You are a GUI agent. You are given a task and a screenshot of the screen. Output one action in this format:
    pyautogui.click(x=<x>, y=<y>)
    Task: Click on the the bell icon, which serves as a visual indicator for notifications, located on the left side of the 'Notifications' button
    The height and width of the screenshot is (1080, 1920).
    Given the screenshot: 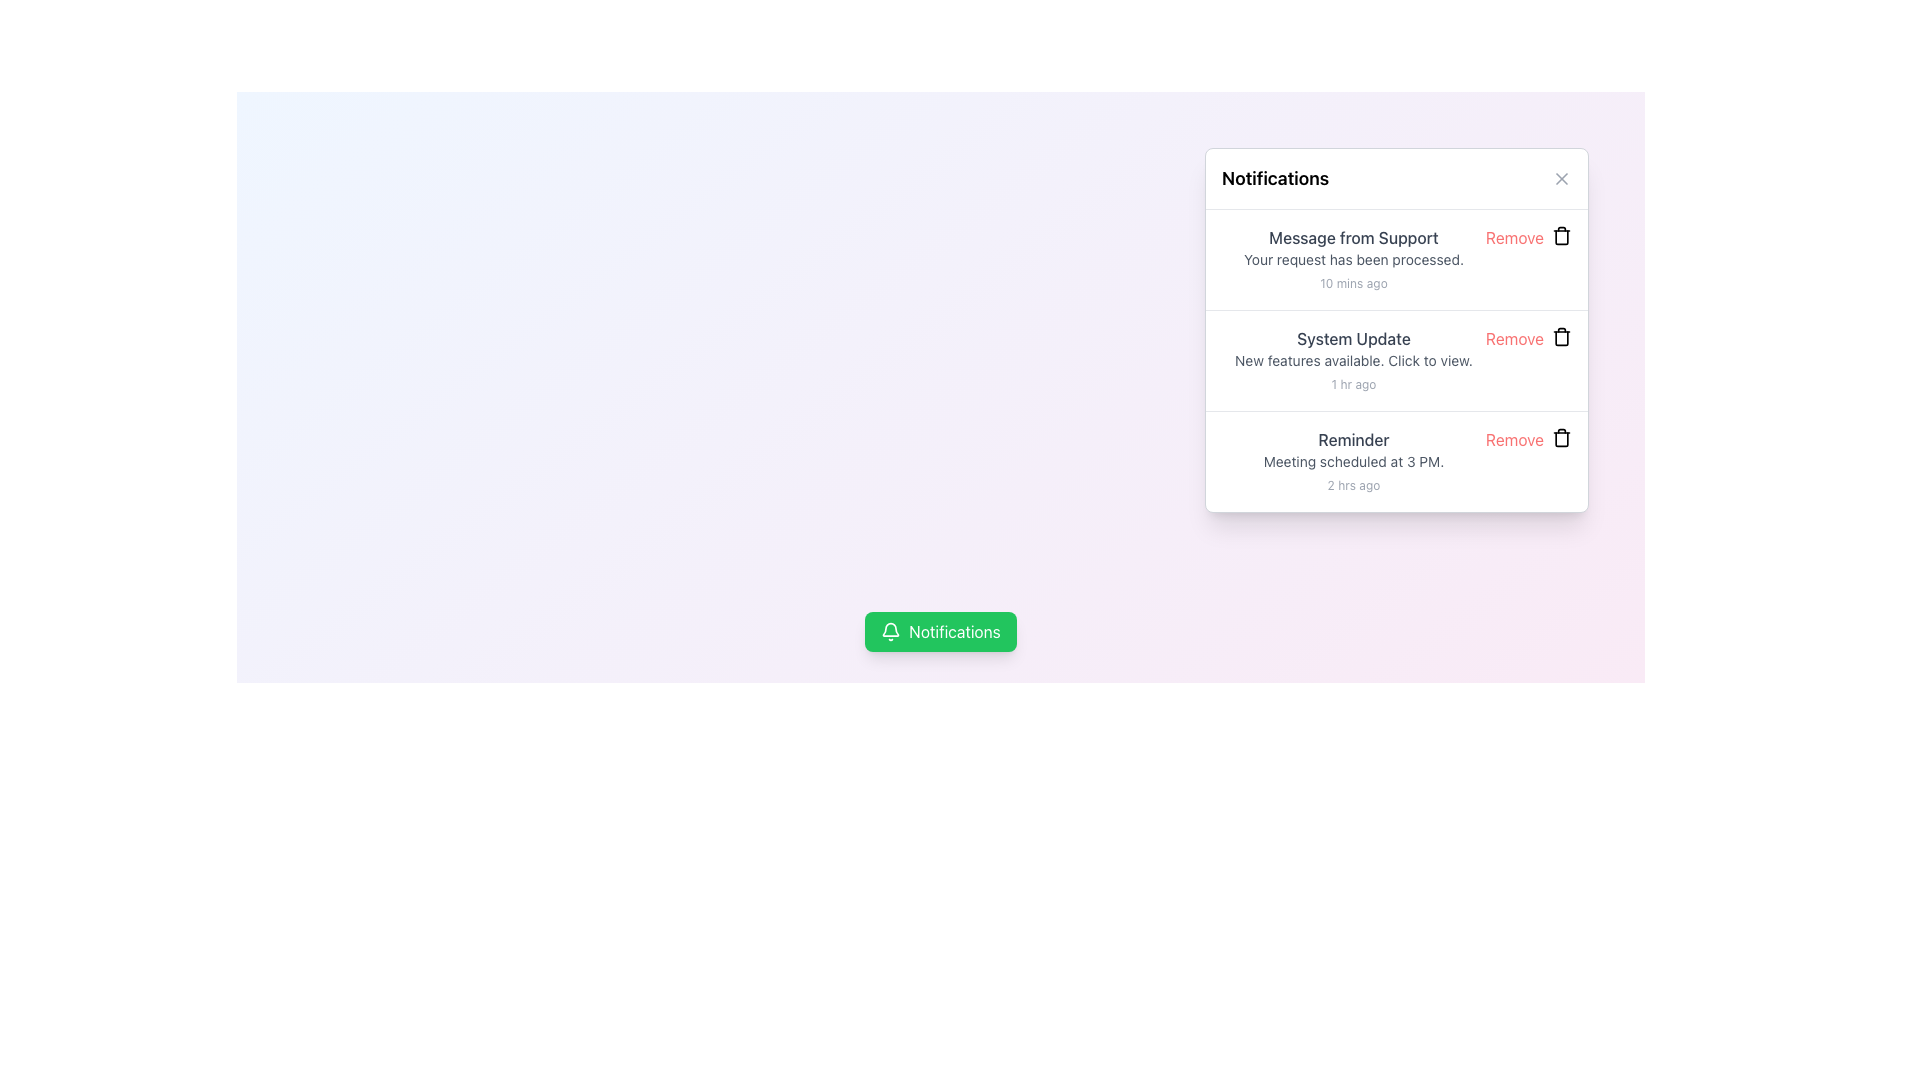 What is the action you would take?
    pyautogui.click(x=890, y=632)
    